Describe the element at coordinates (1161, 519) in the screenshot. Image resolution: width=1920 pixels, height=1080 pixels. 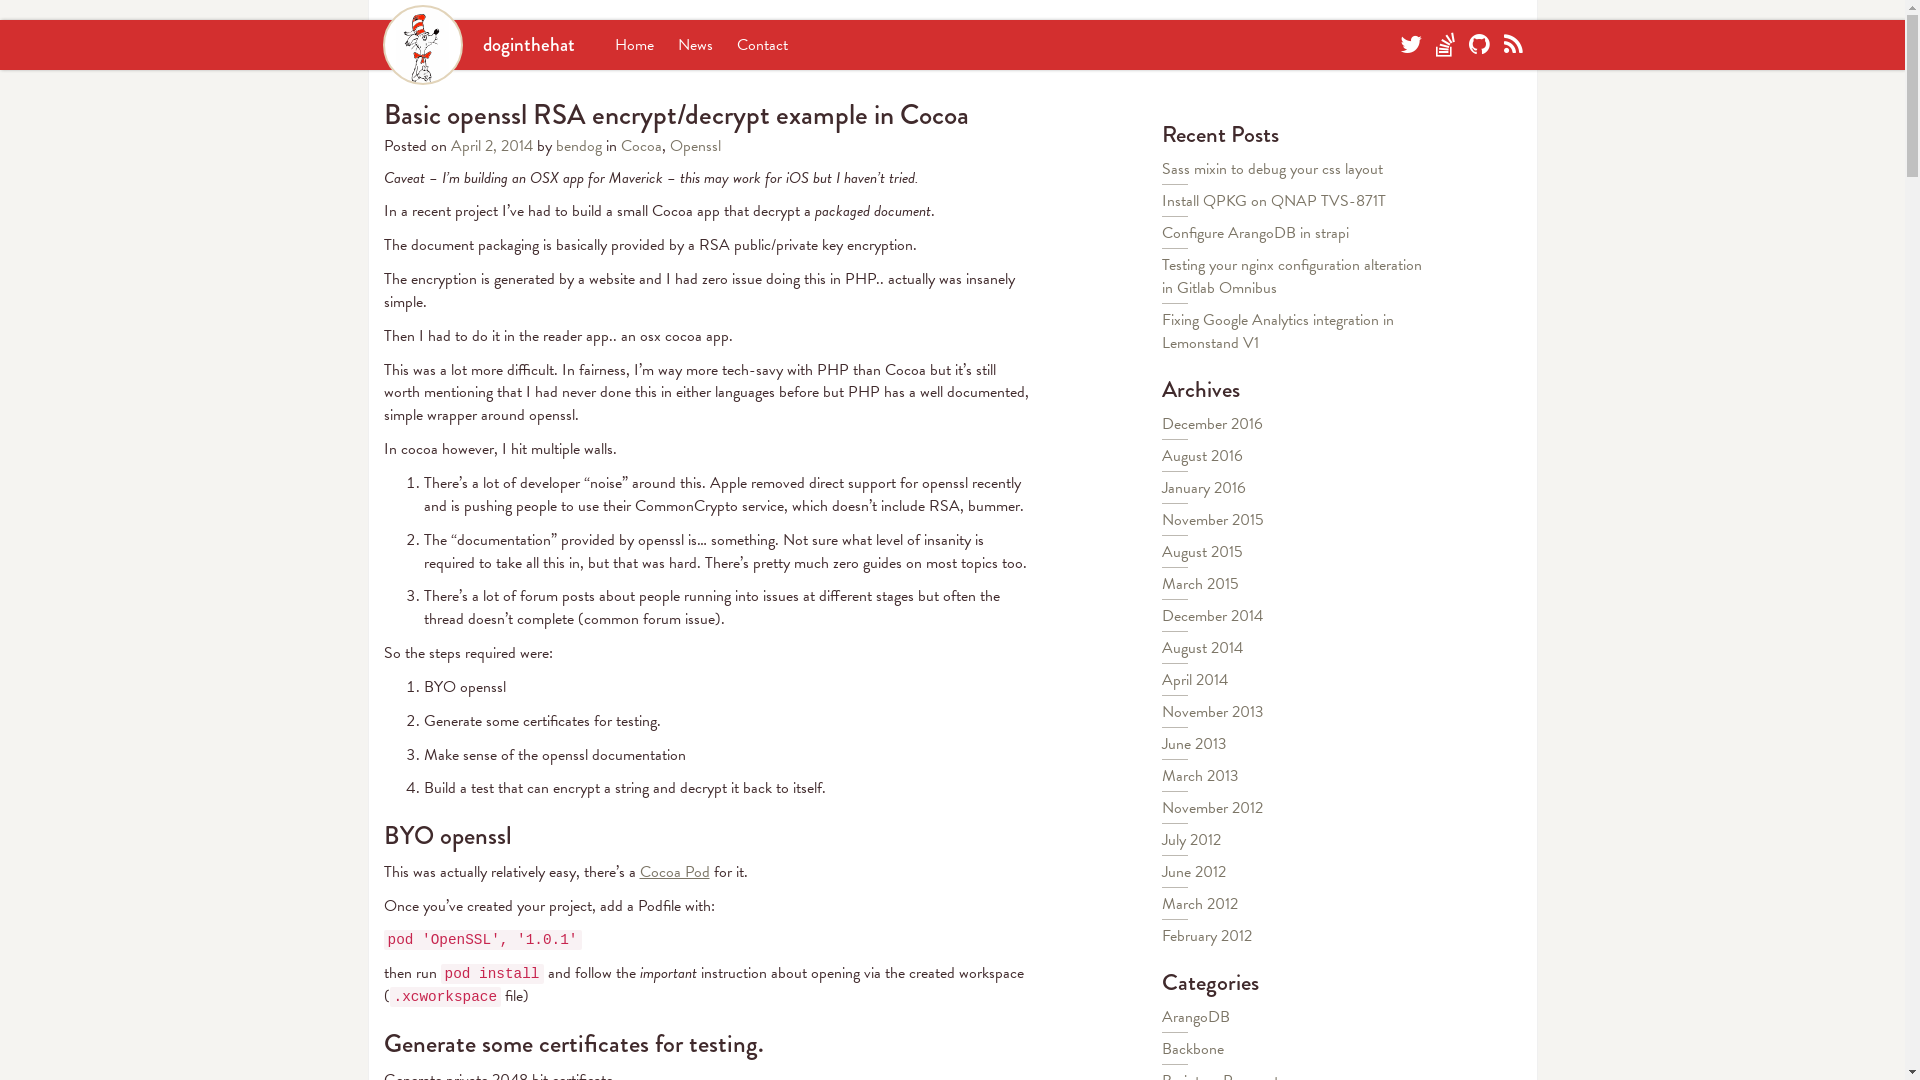
I see `'November 2015'` at that location.